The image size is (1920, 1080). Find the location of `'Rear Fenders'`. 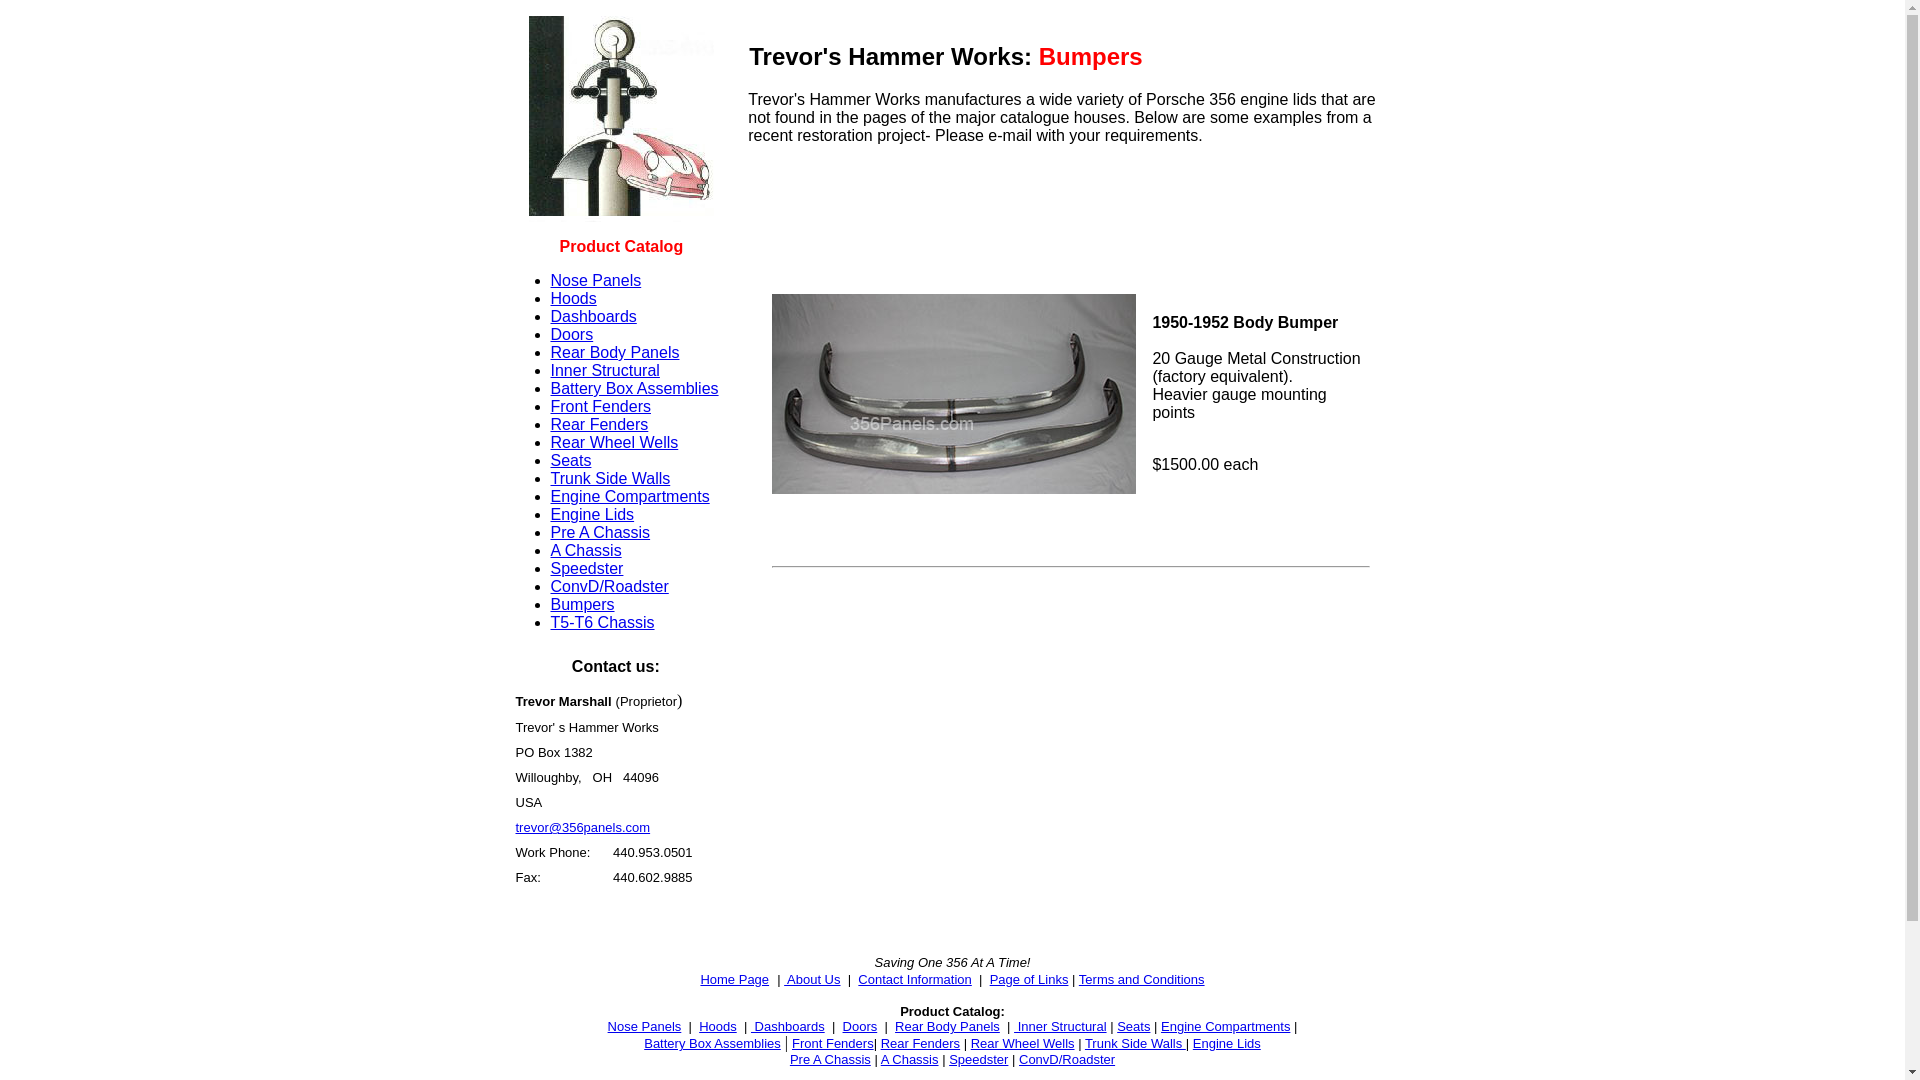

'Rear Fenders' is located at coordinates (550, 423).